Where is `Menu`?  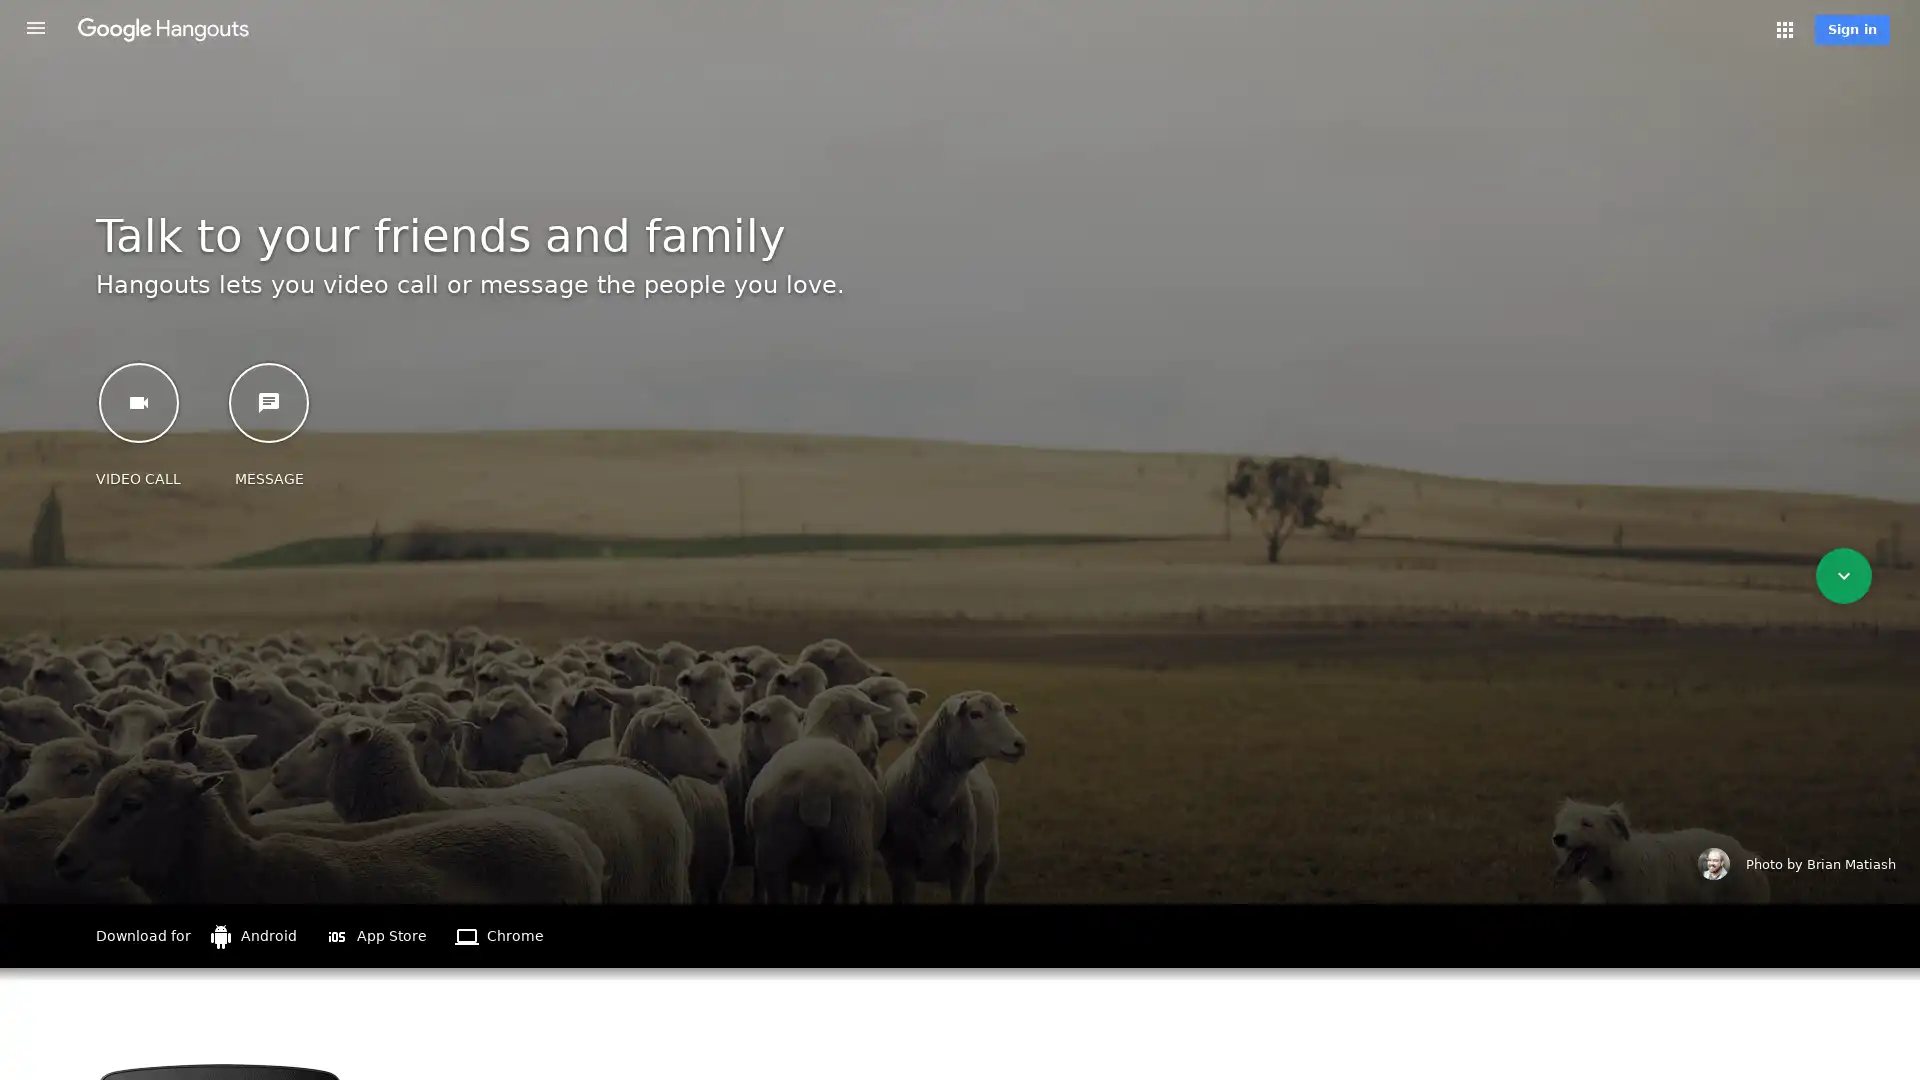
Menu is located at coordinates (35, 27).